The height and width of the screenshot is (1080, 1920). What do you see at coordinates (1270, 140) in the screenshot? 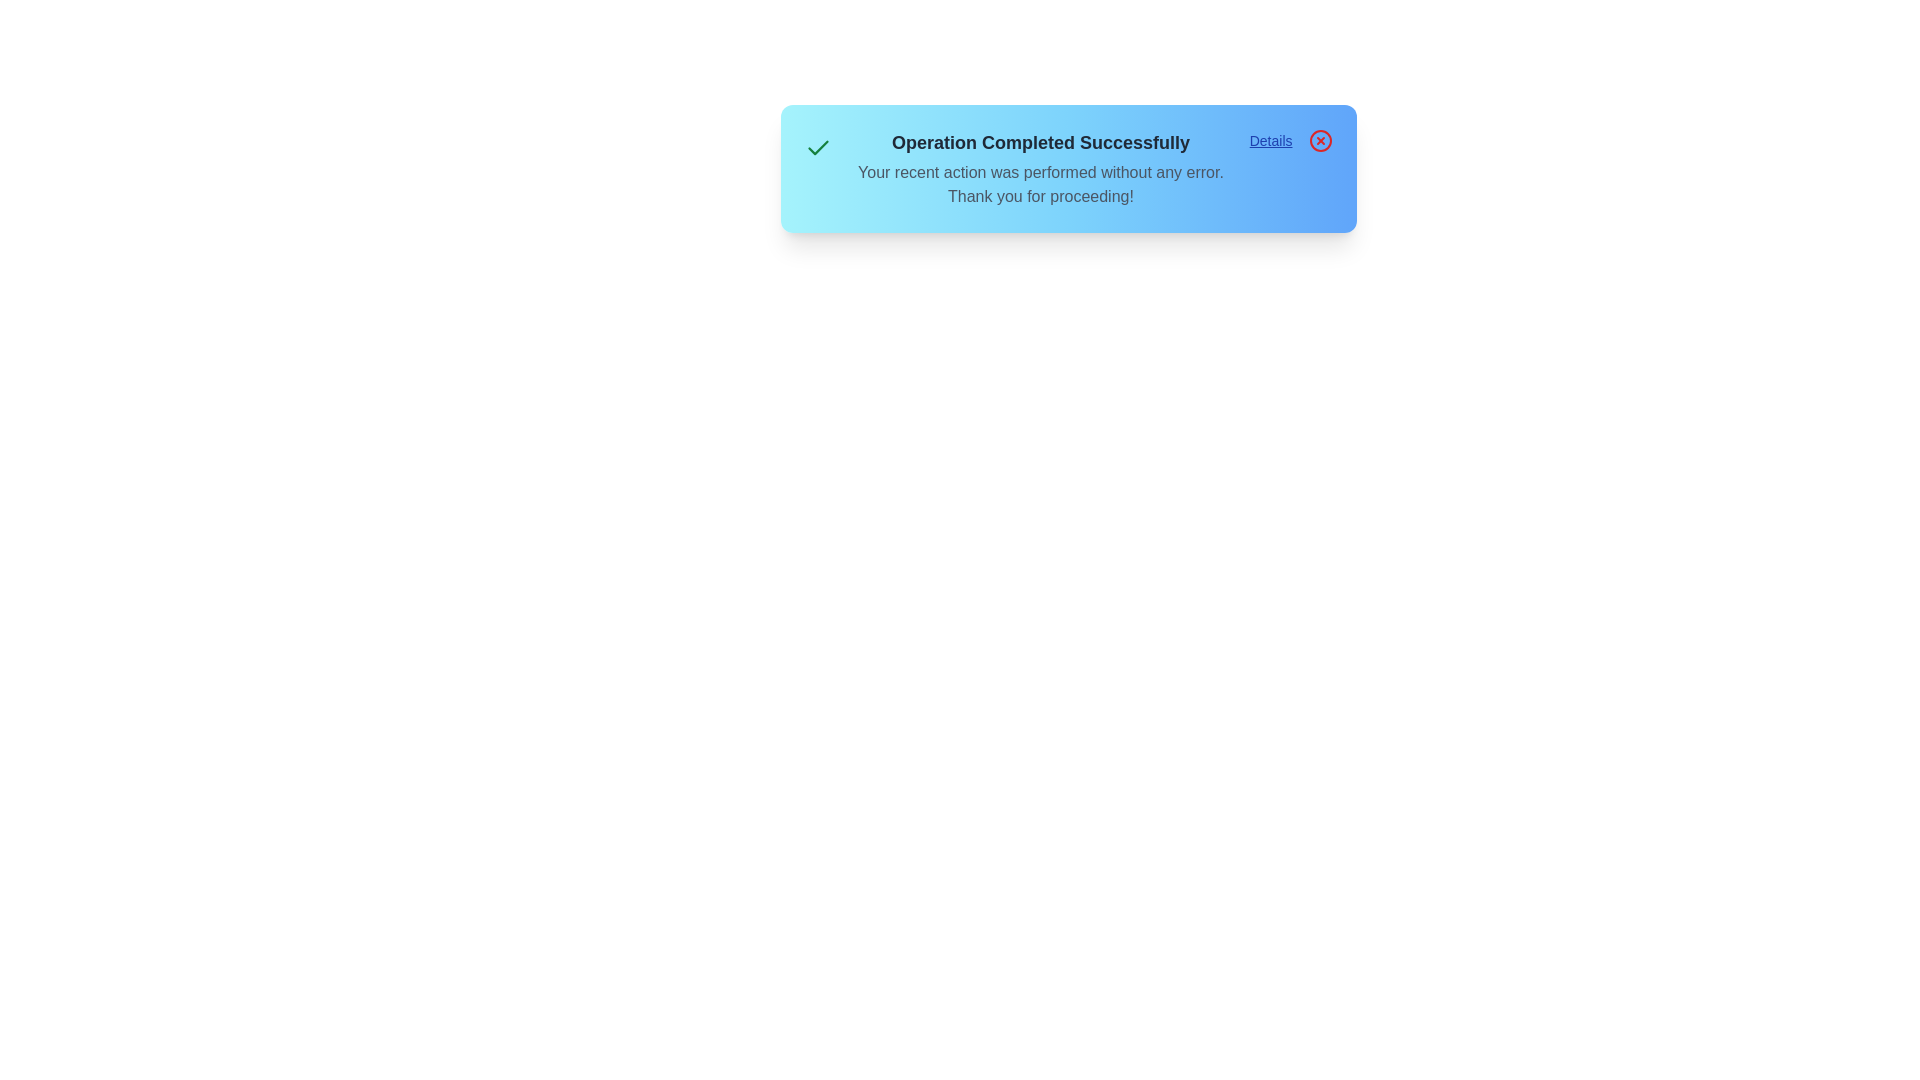
I see `'Details' button to open additional details` at bounding box center [1270, 140].